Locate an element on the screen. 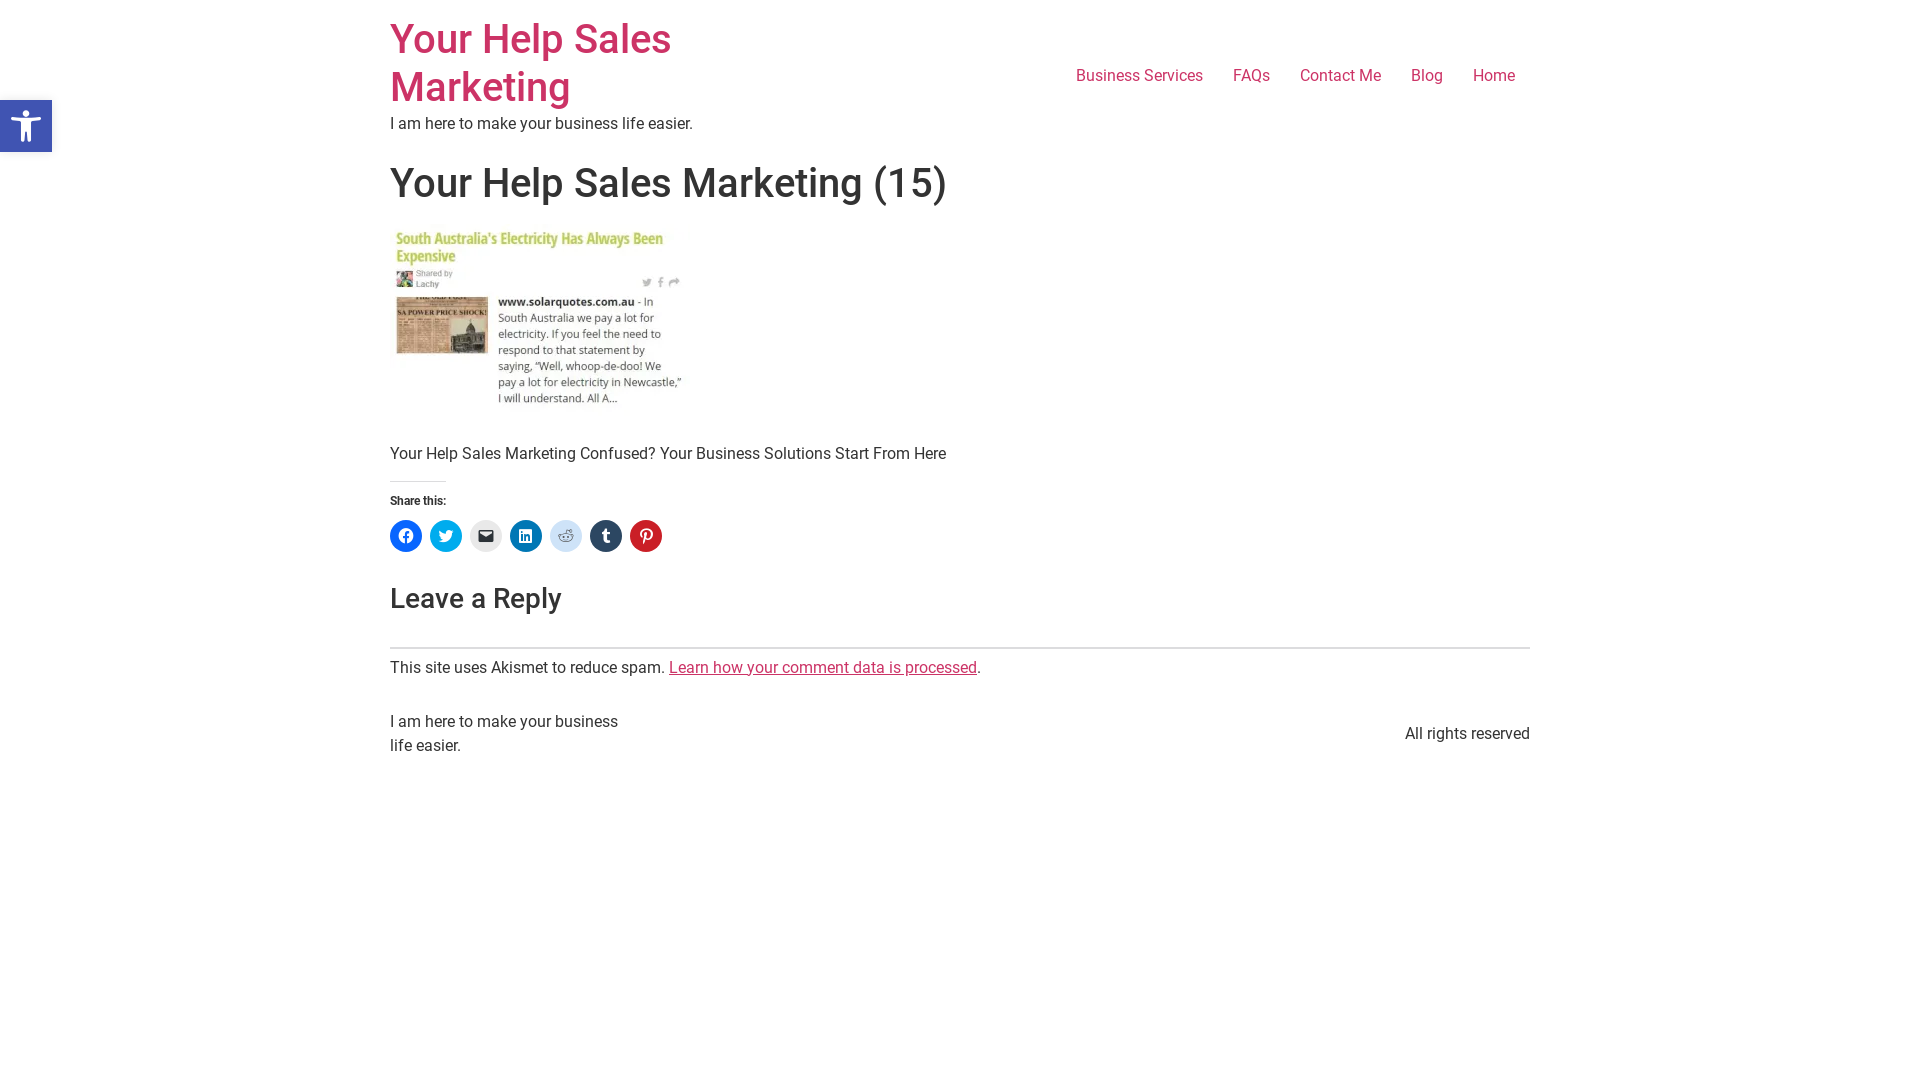 The height and width of the screenshot is (1080, 1920). 'Click to share on Reddit (Opens in new window)' is located at coordinates (565, 535).